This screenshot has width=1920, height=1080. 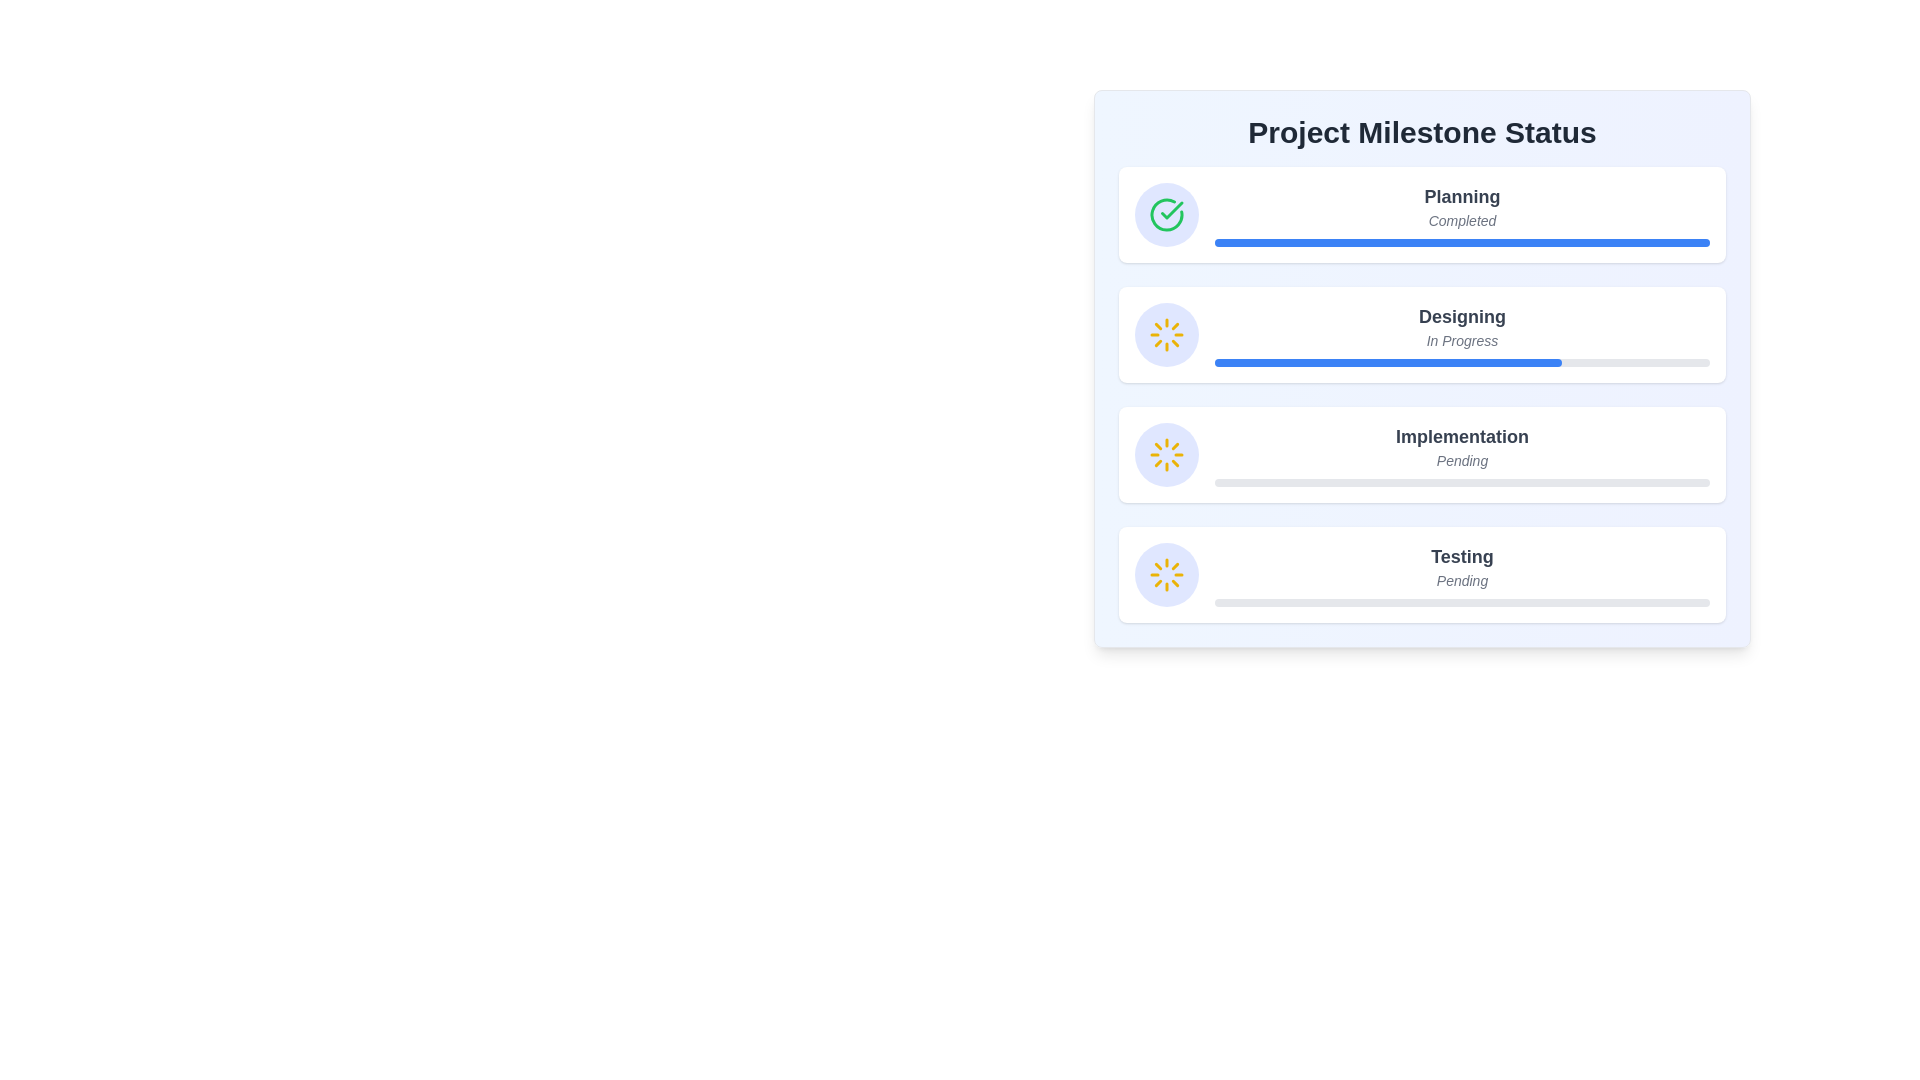 I want to click on the horizontal progress bar located beneath the 'Designing' label and 'In Progress' status description, which is the third item in the 'Project Milestone Status' list, so click(x=1462, y=362).